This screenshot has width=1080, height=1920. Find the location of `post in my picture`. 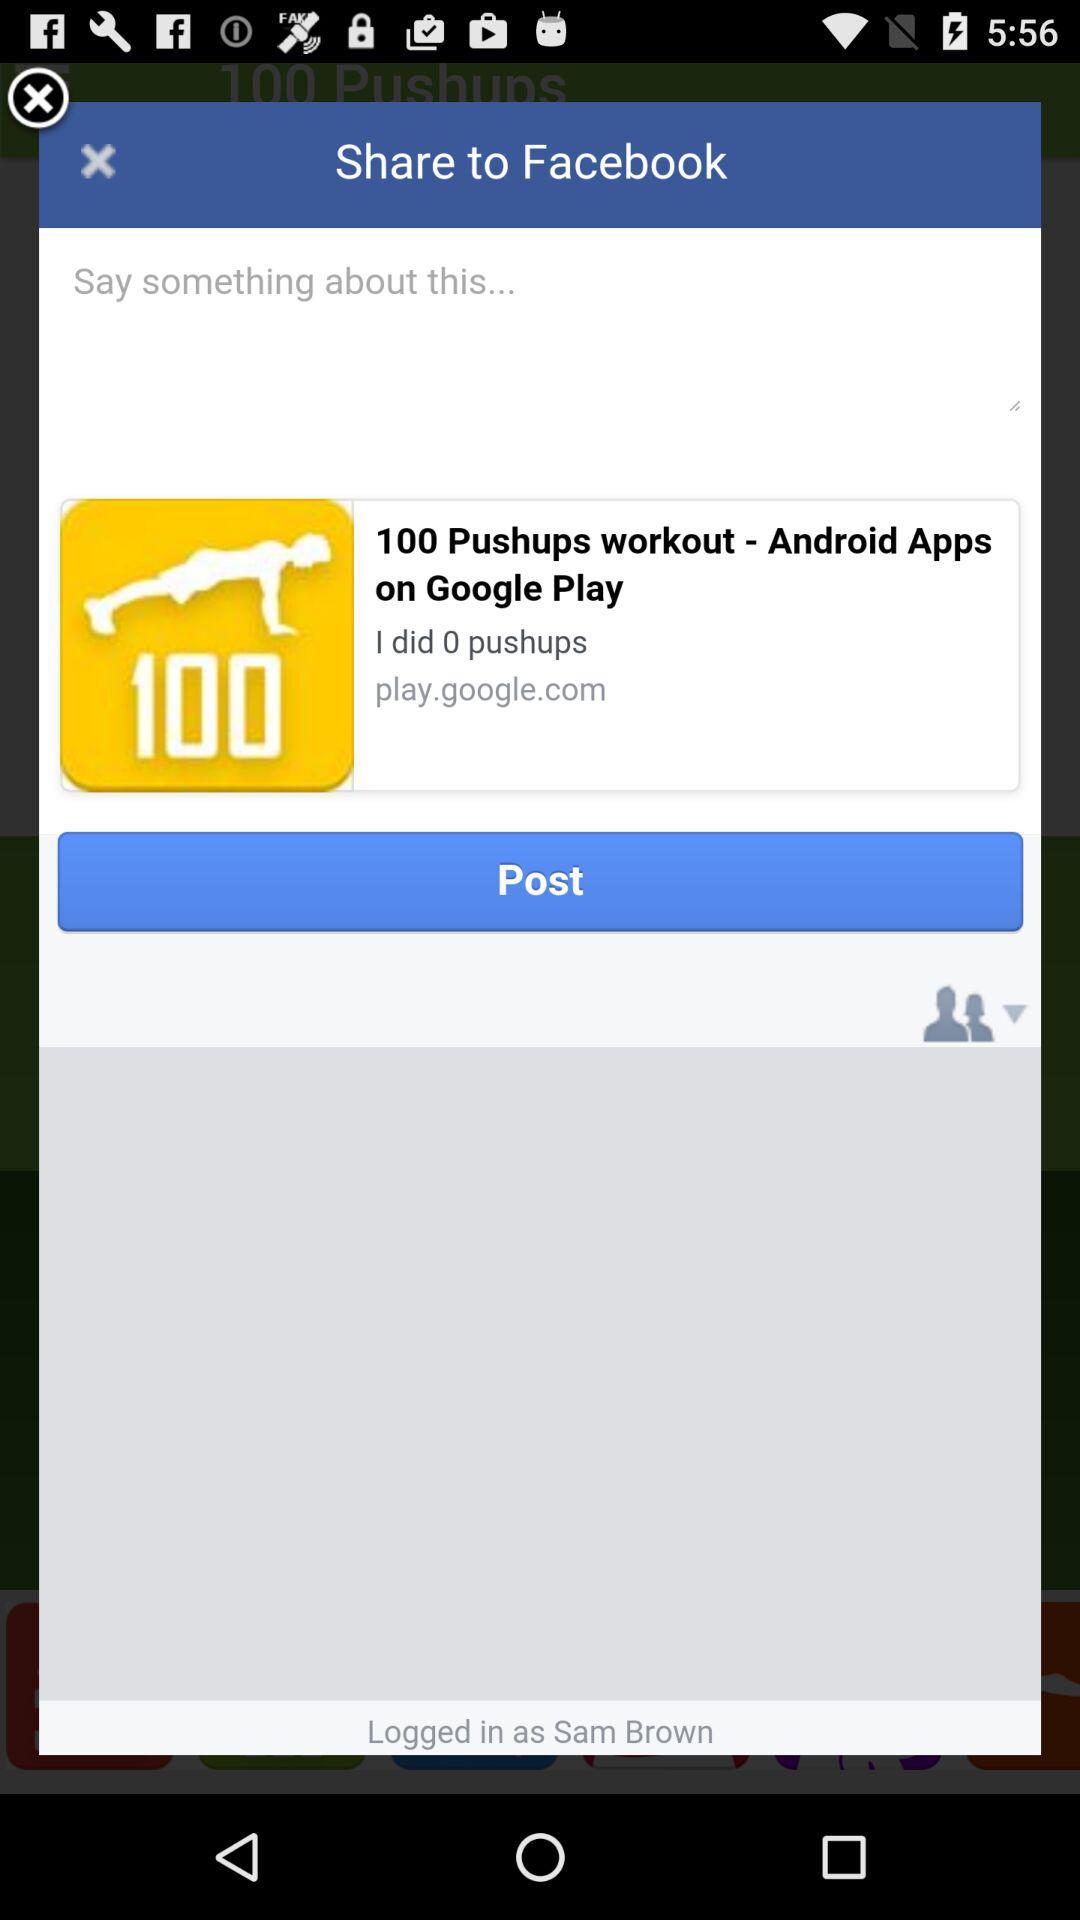

post in my picture is located at coordinates (540, 927).